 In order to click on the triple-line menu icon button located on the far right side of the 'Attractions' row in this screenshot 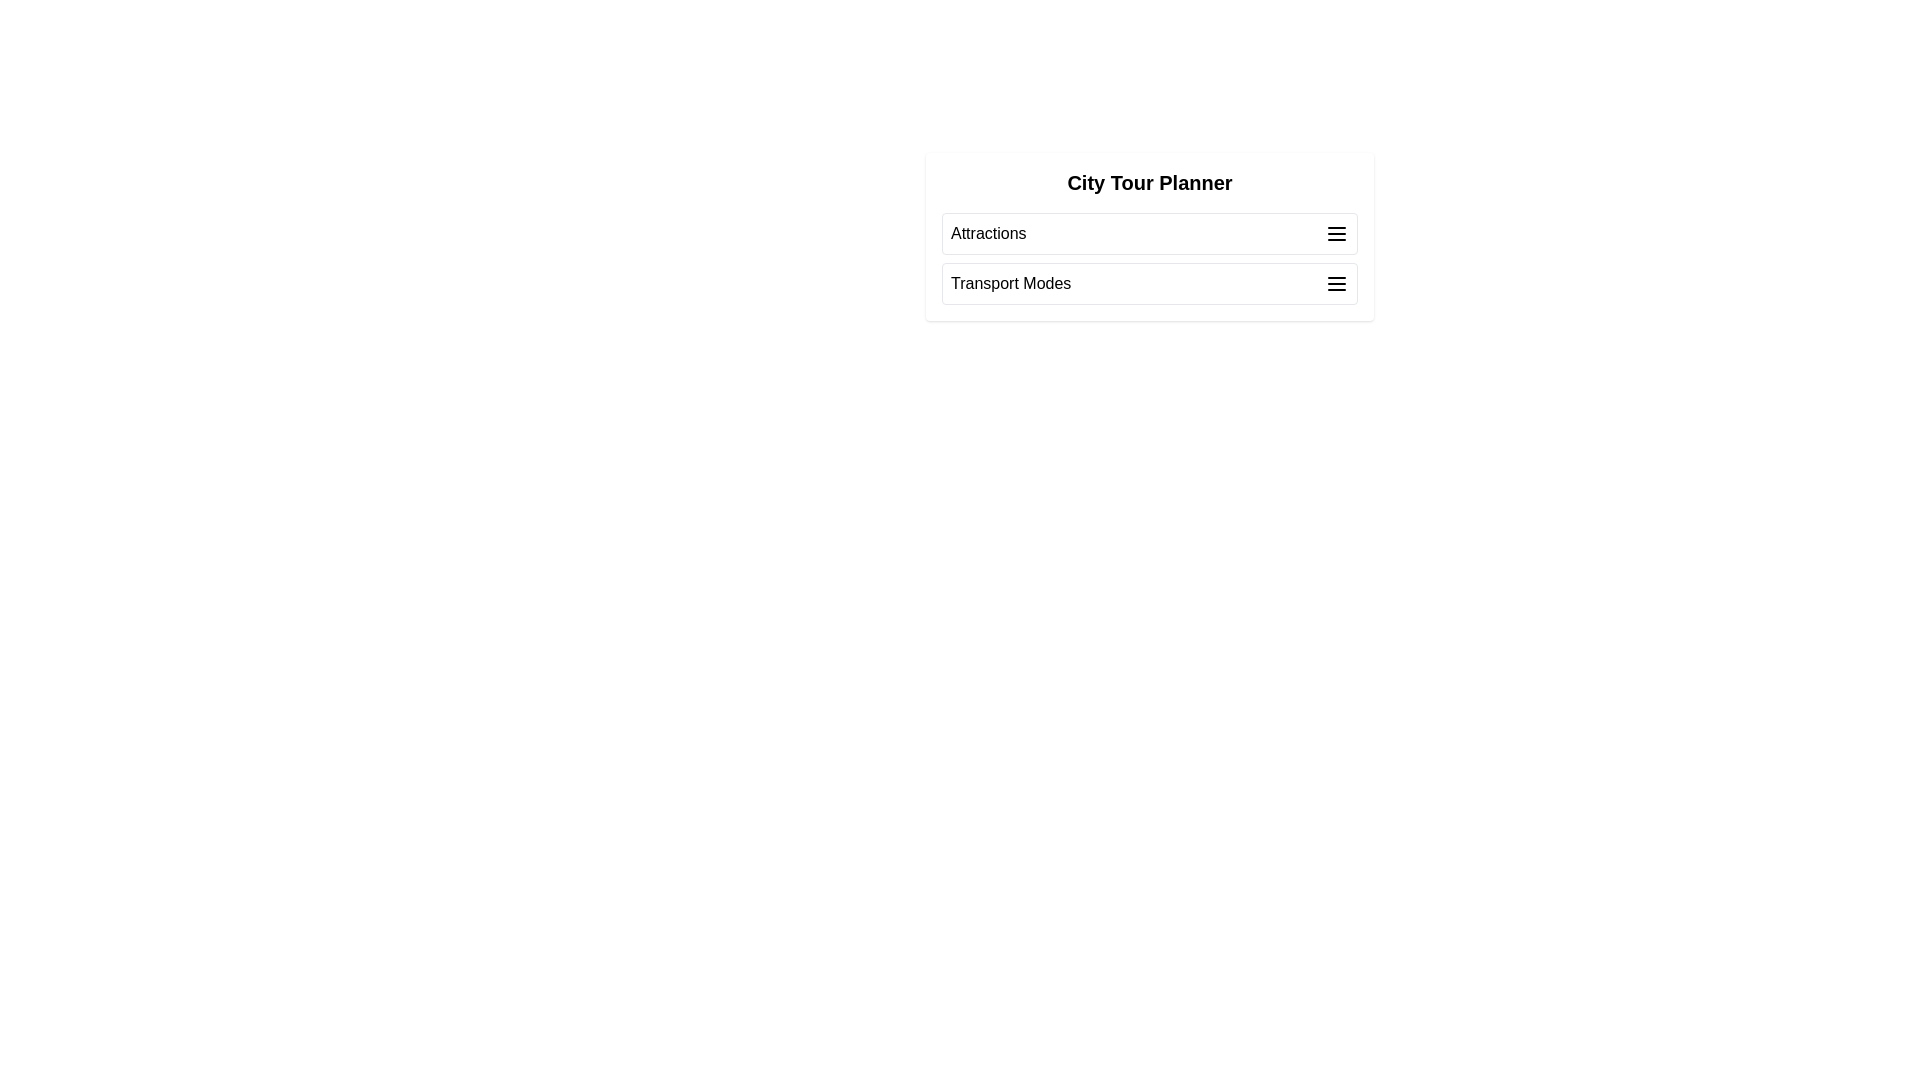, I will do `click(1337, 233)`.